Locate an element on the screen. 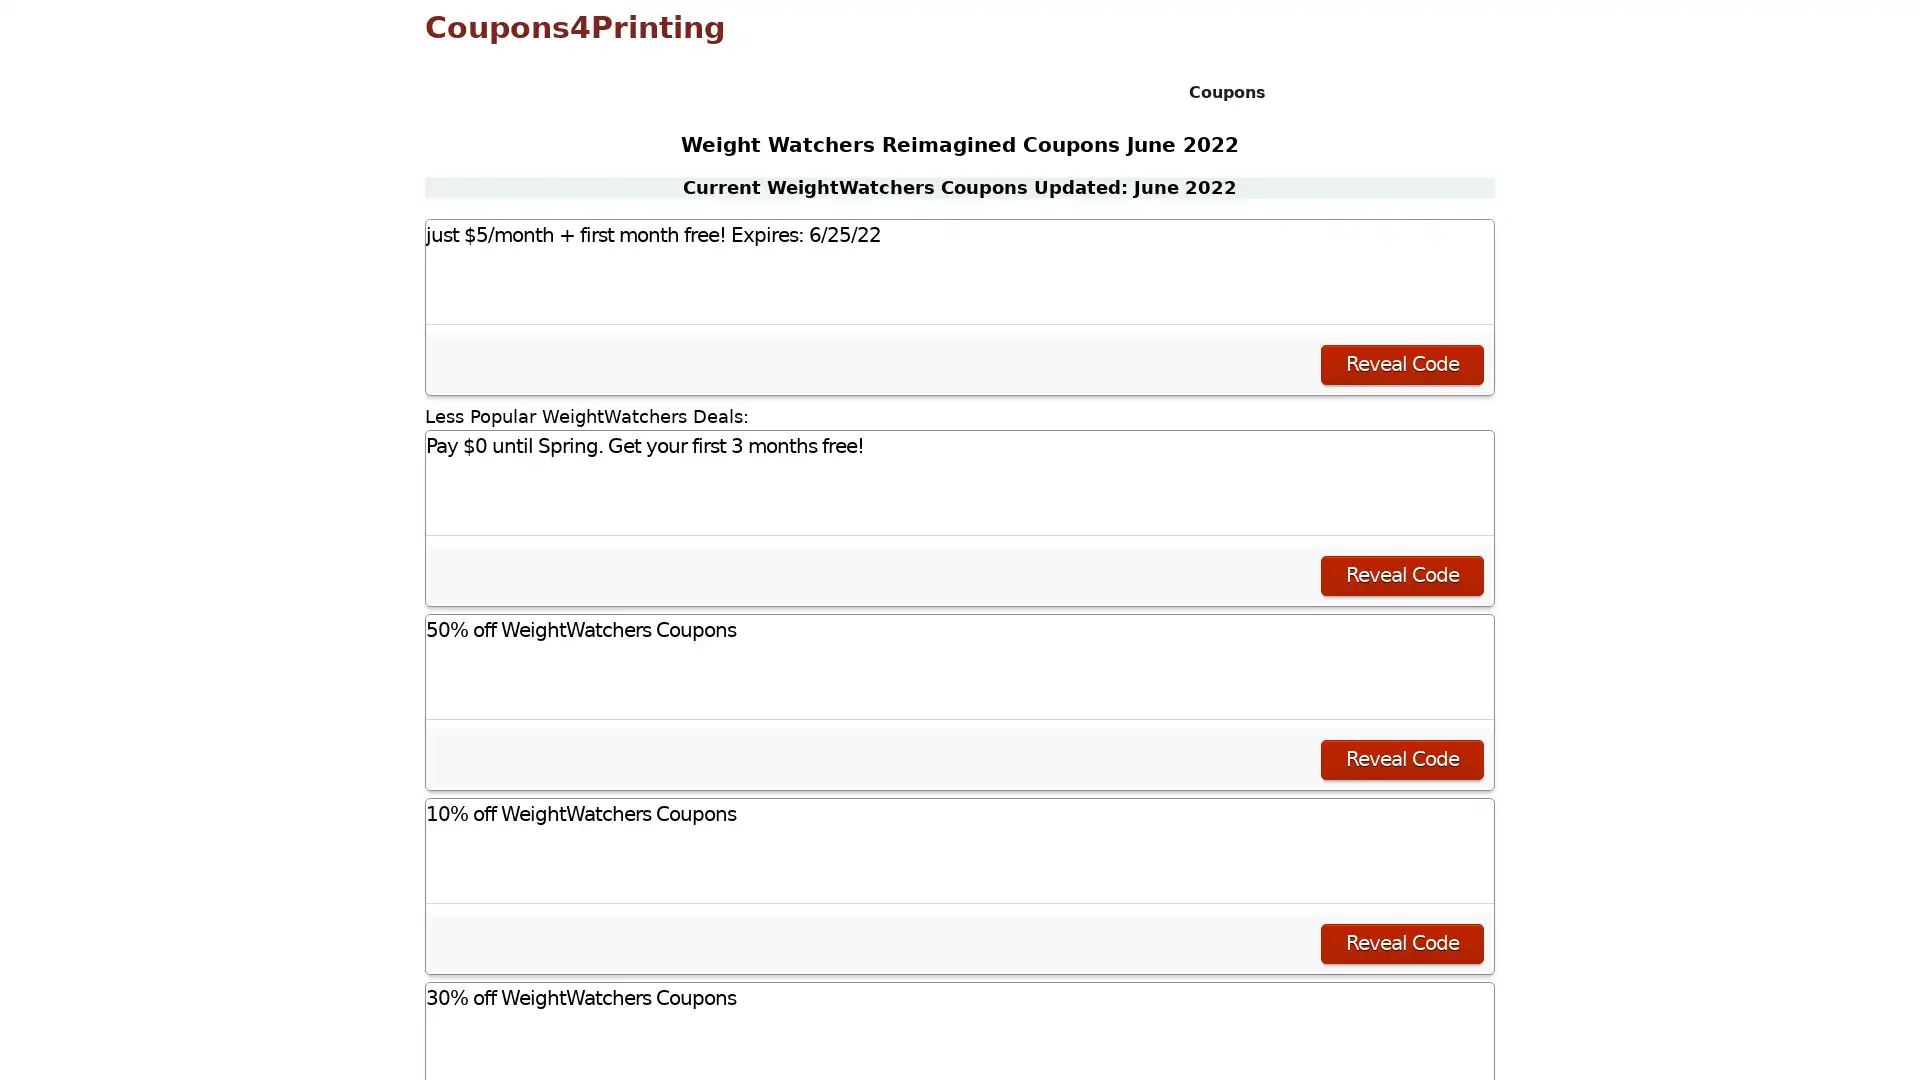 The height and width of the screenshot is (1080, 1920). Reveal Code is located at coordinates (1401, 759).